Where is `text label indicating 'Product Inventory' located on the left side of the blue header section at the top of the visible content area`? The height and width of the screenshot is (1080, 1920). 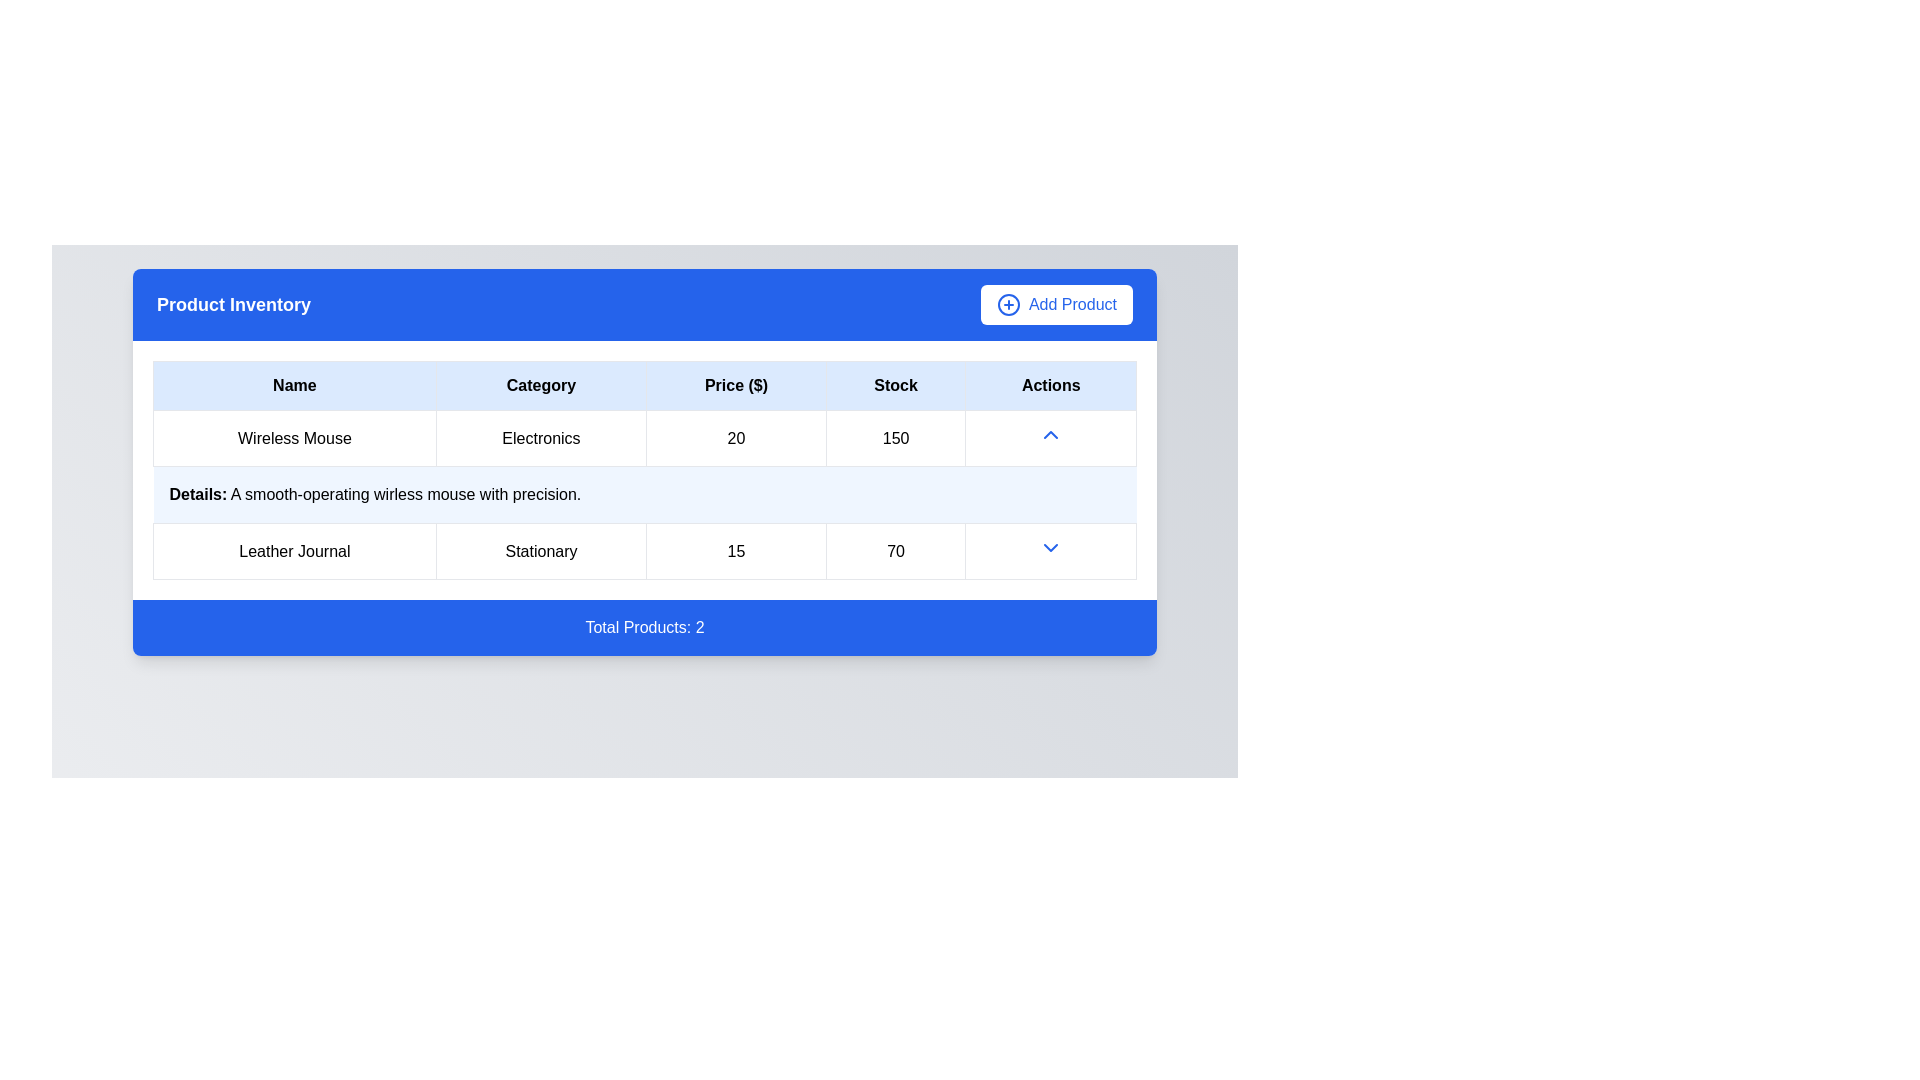
text label indicating 'Product Inventory' located on the left side of the blue header section at the top of the visible content area is located at coordinates (234, 304).